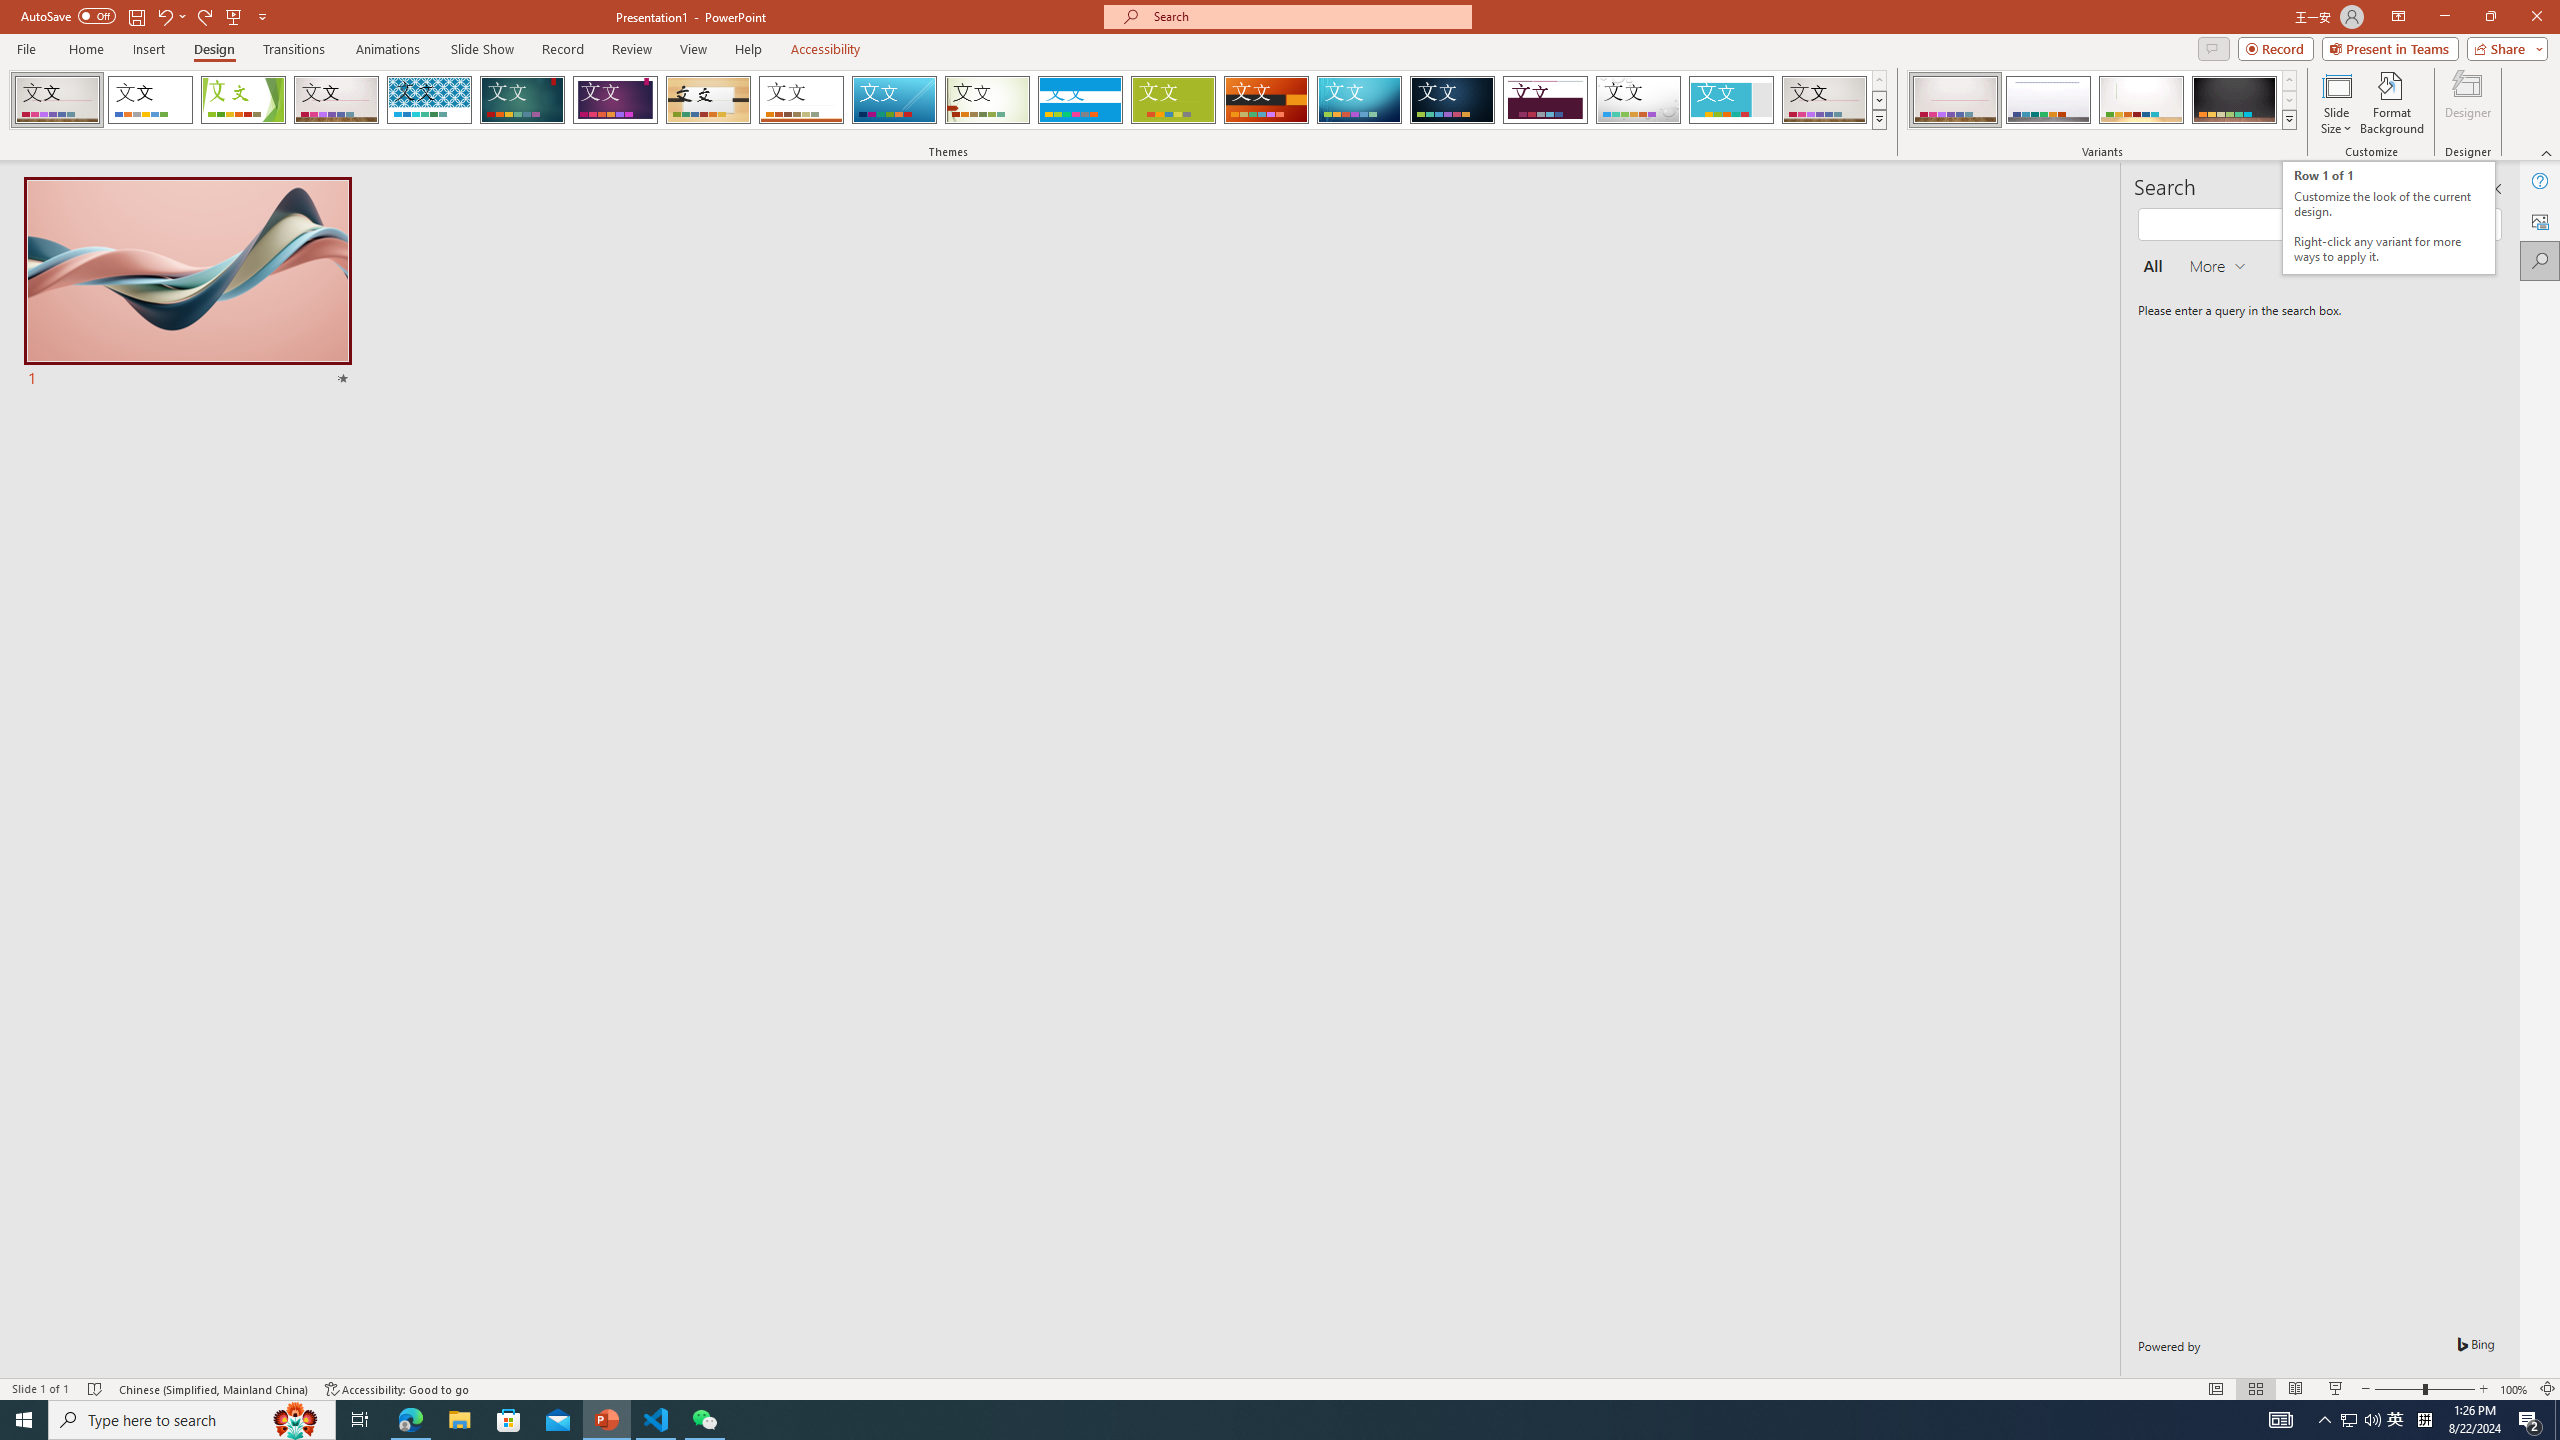 Image resolution: width=2560 pixels, height=1440 pixels. I want to click on 'Circuit', so click(1358, 99).